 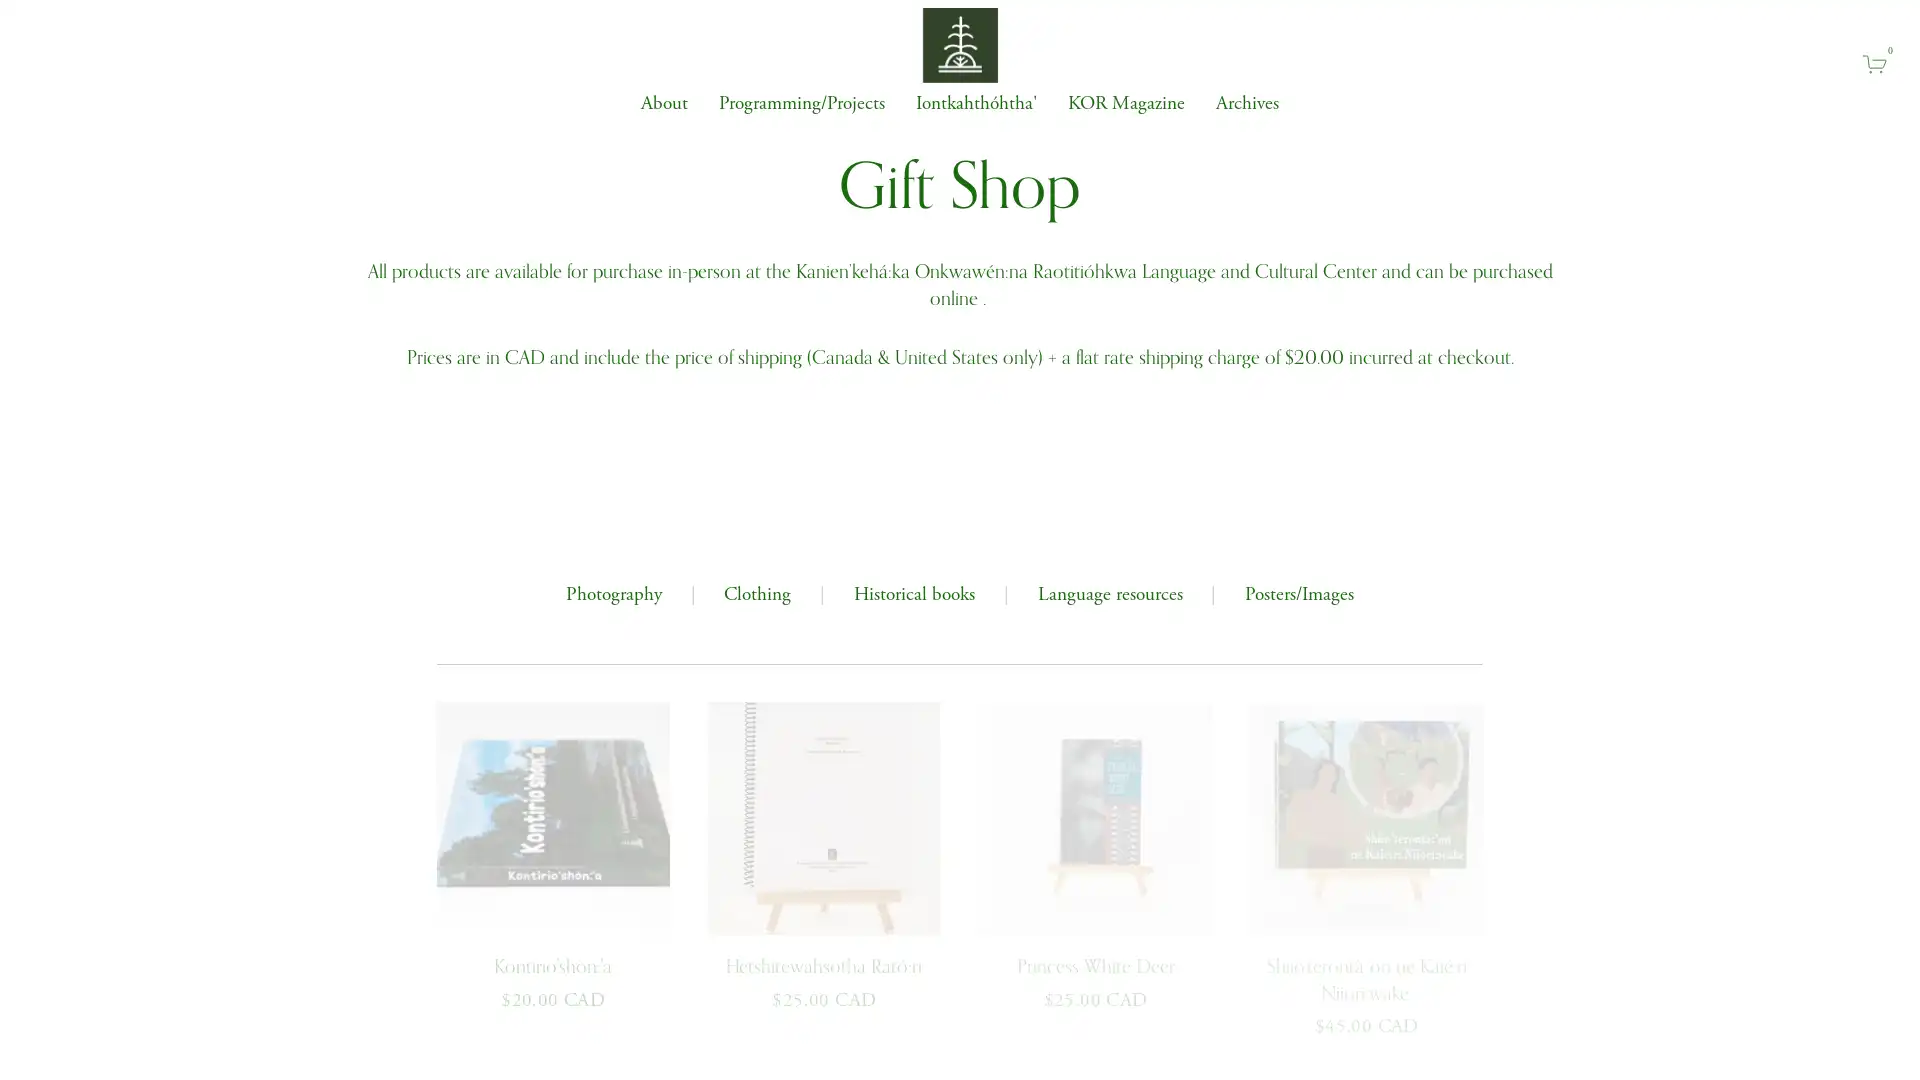 I want to click on QUICK VIEW, so click(x=552, y=840).